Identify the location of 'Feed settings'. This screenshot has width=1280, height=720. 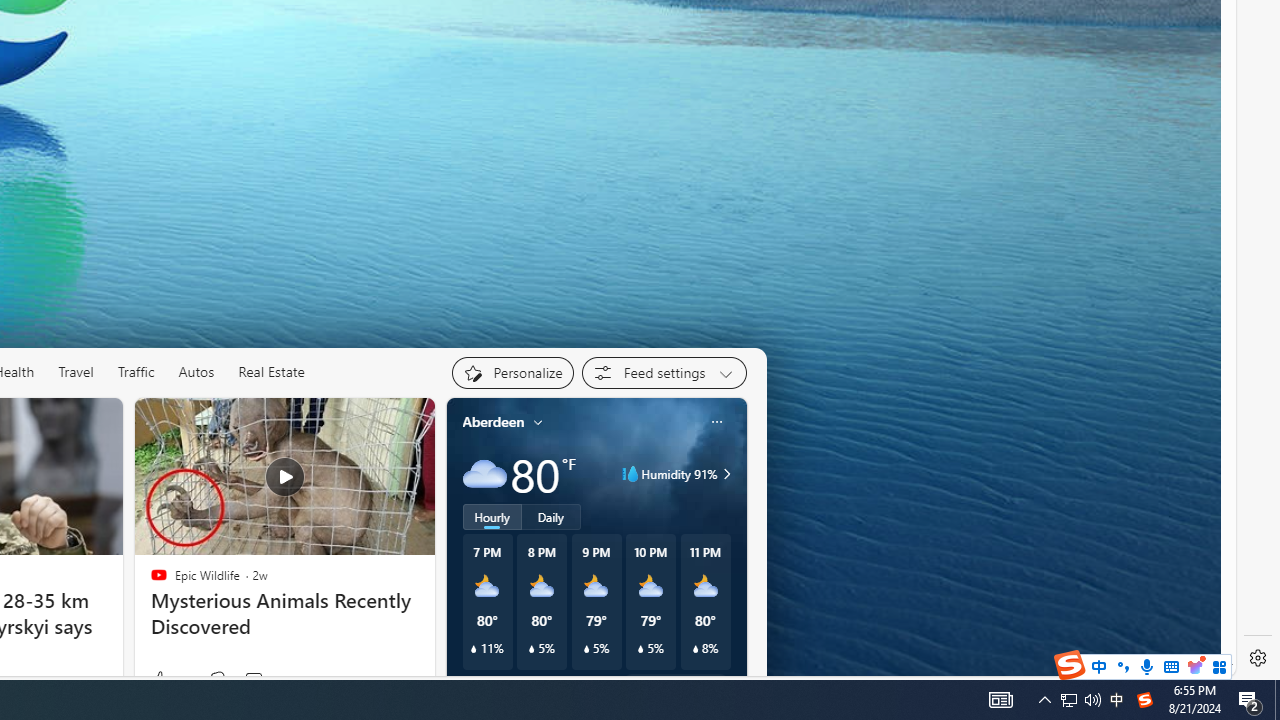
(664, 372).